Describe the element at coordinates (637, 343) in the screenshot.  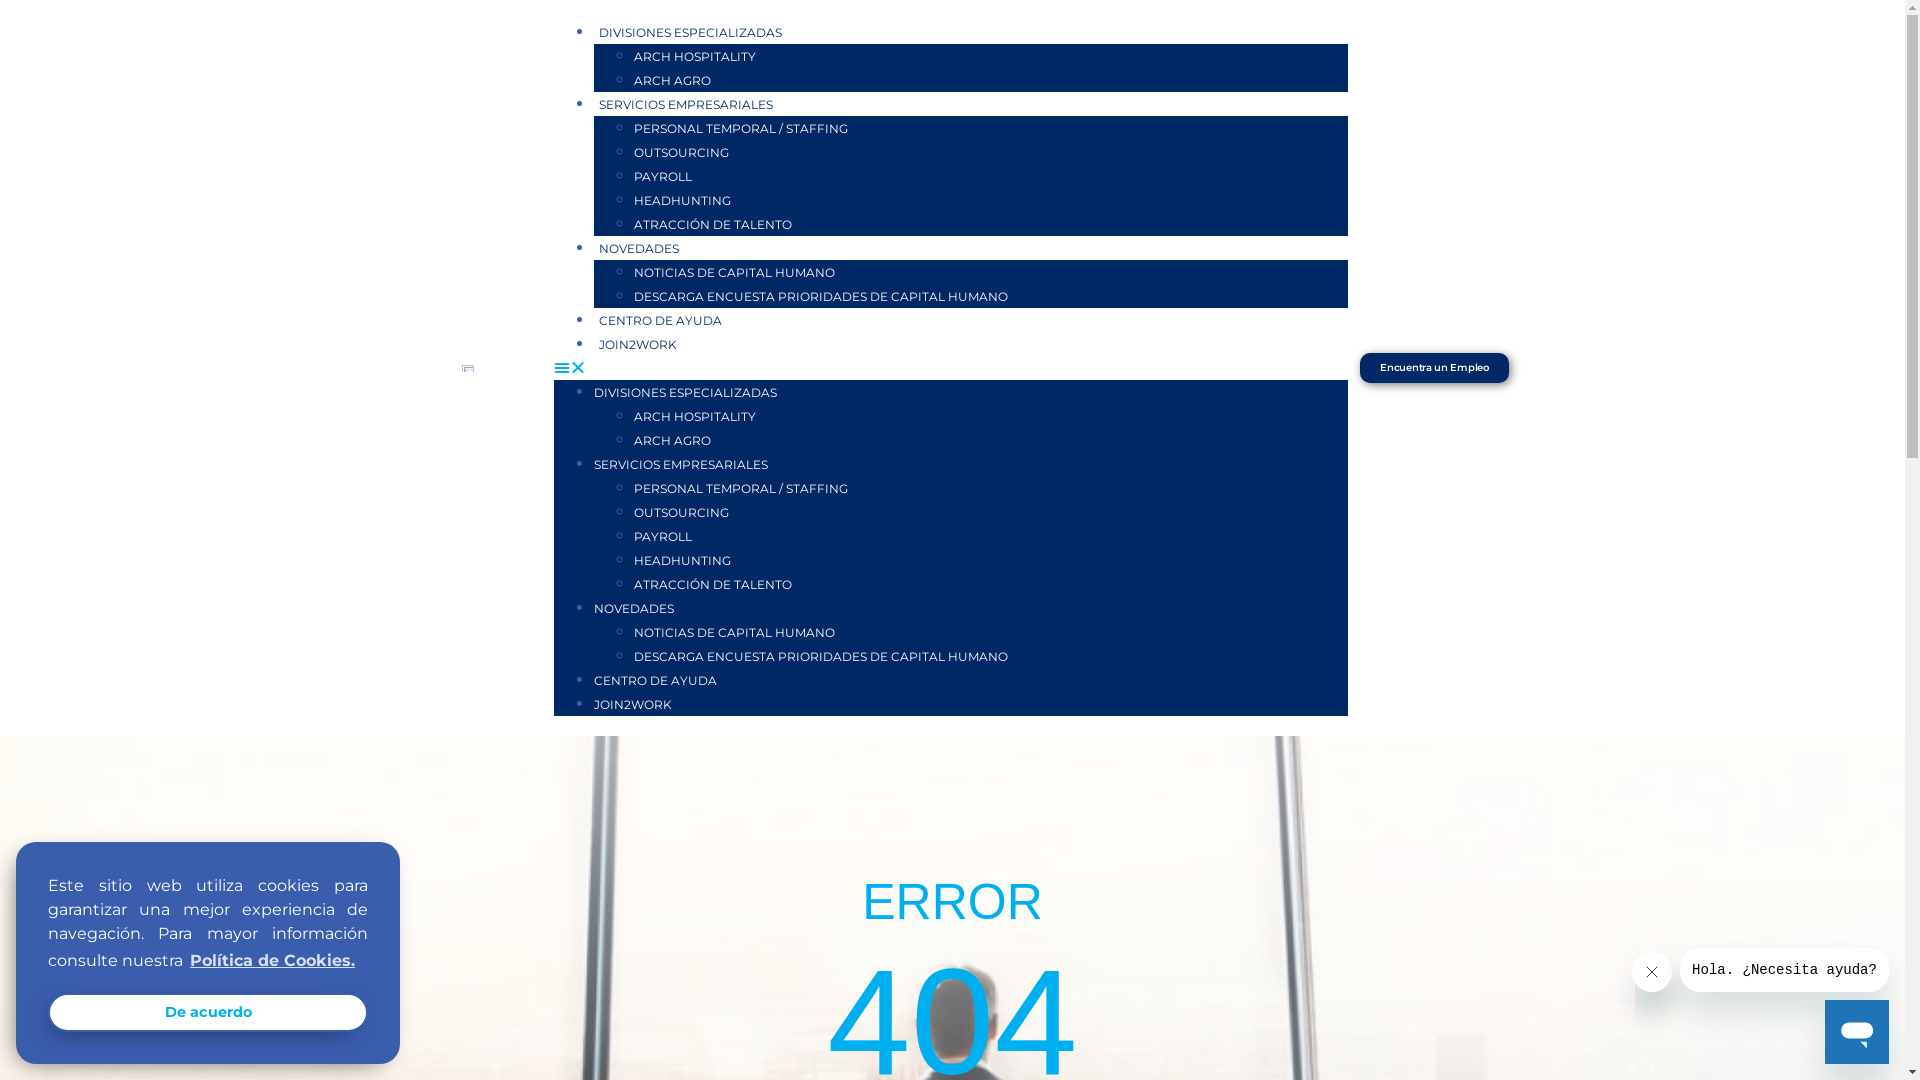
I see `'JOIN2WORK'` at that location.